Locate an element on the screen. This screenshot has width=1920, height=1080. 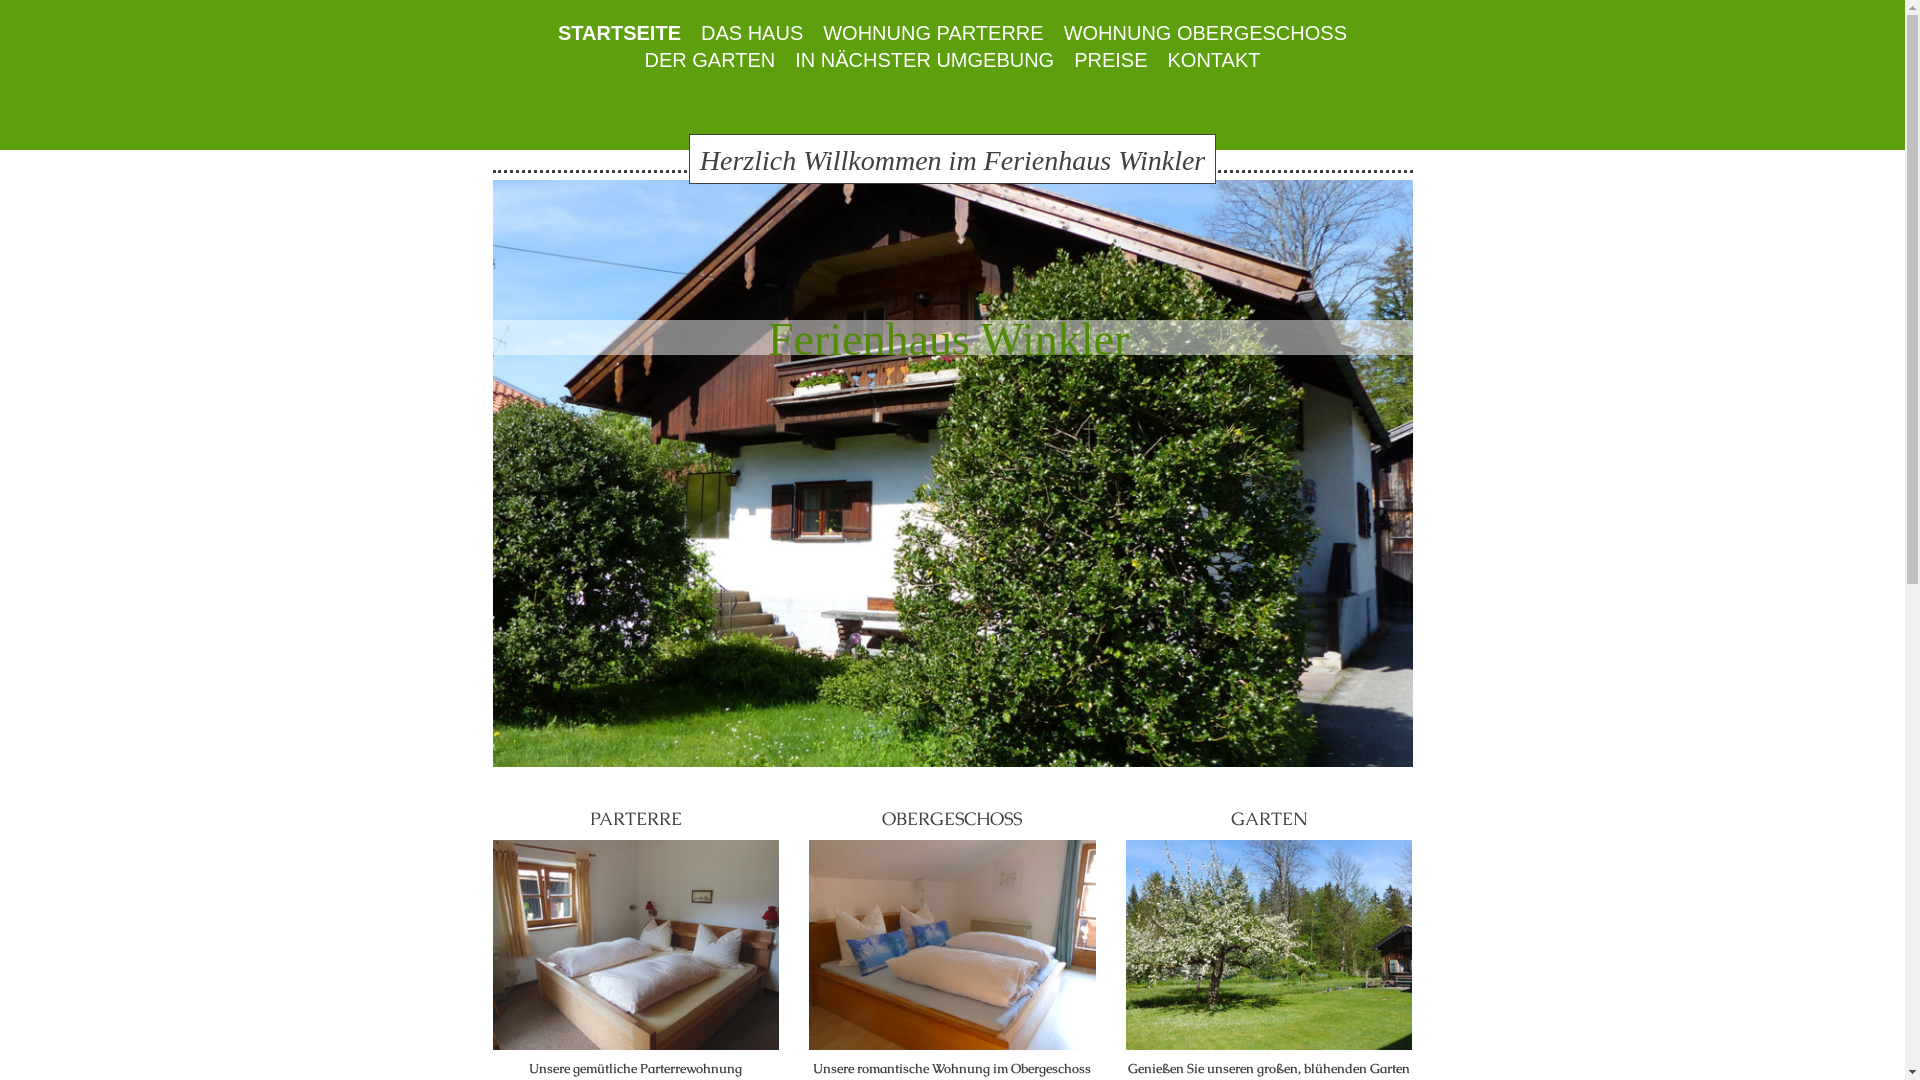
'DER GARTEN' is located at coordinates (709, 59).